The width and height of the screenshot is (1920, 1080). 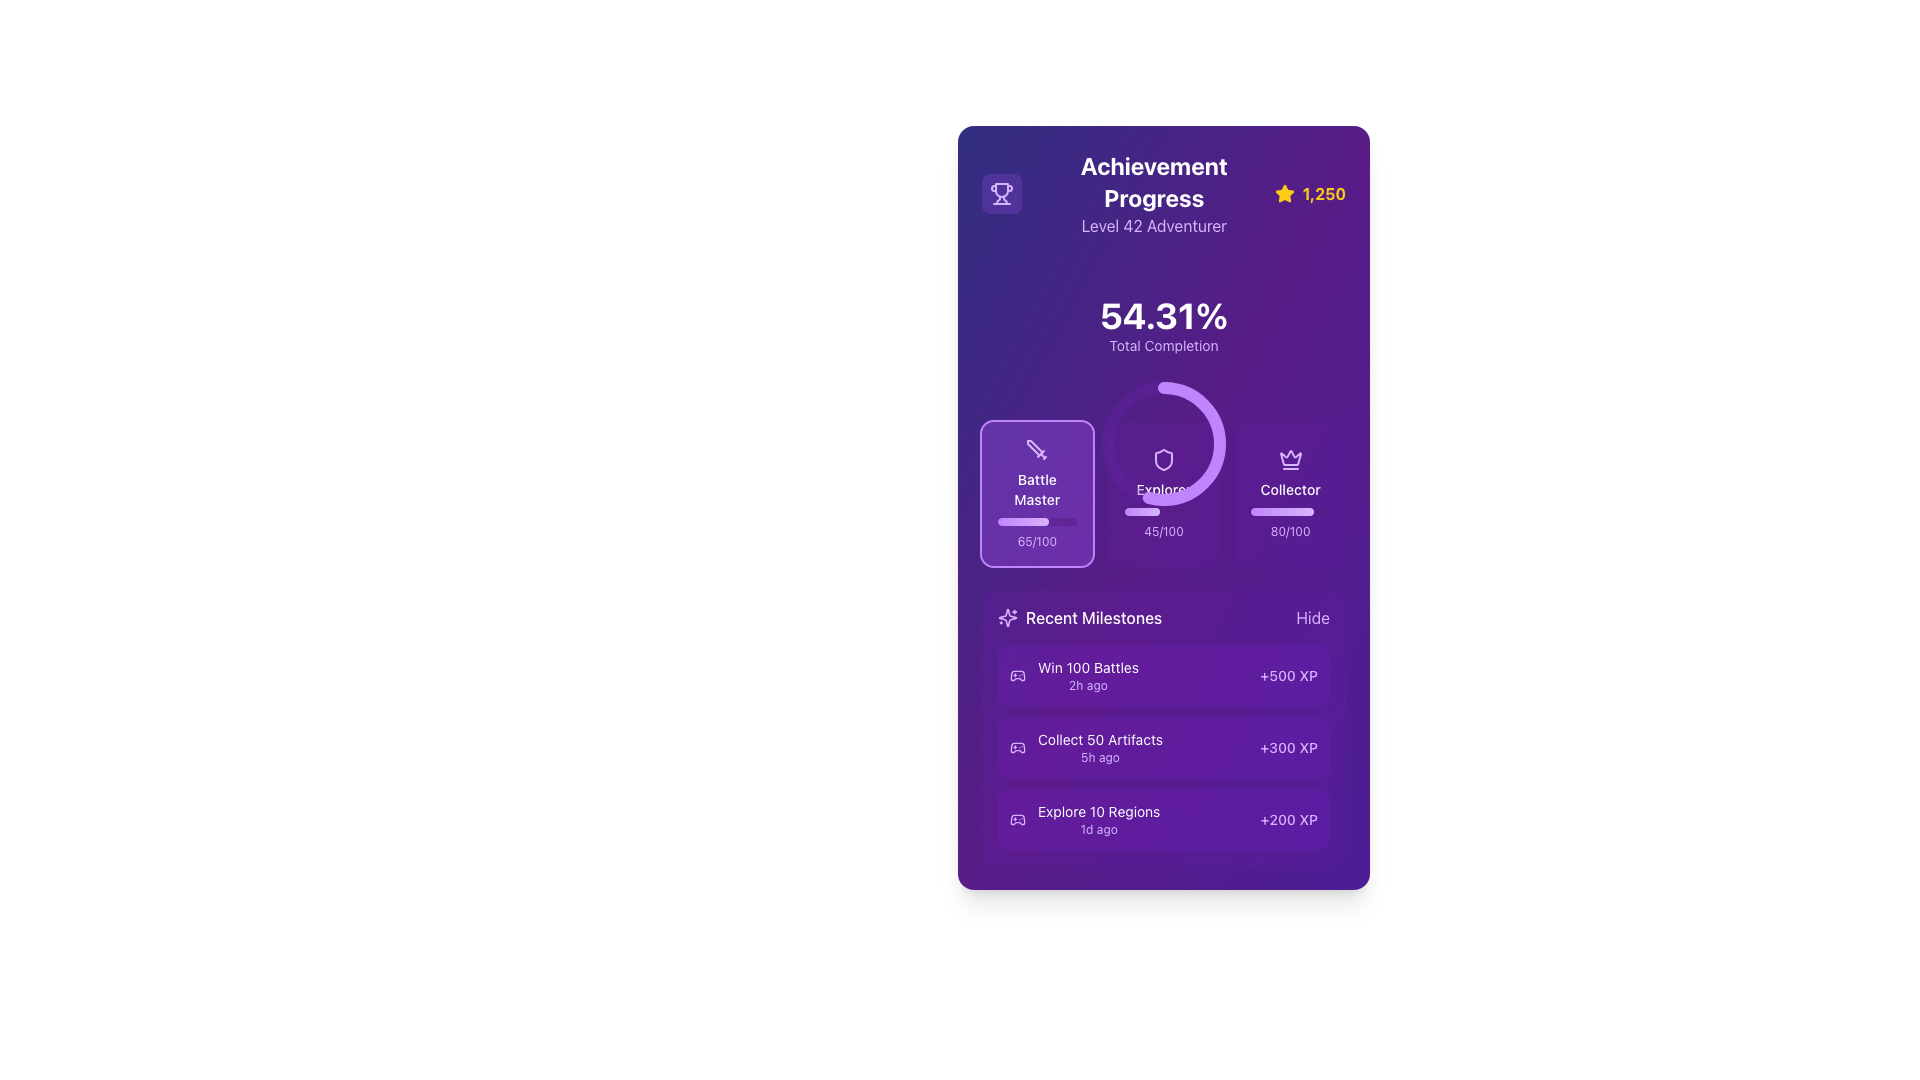 I want to click on the 'Battle Master' text label displayed on a purple background within the card-like UI component, so click(x=1037, y=489).